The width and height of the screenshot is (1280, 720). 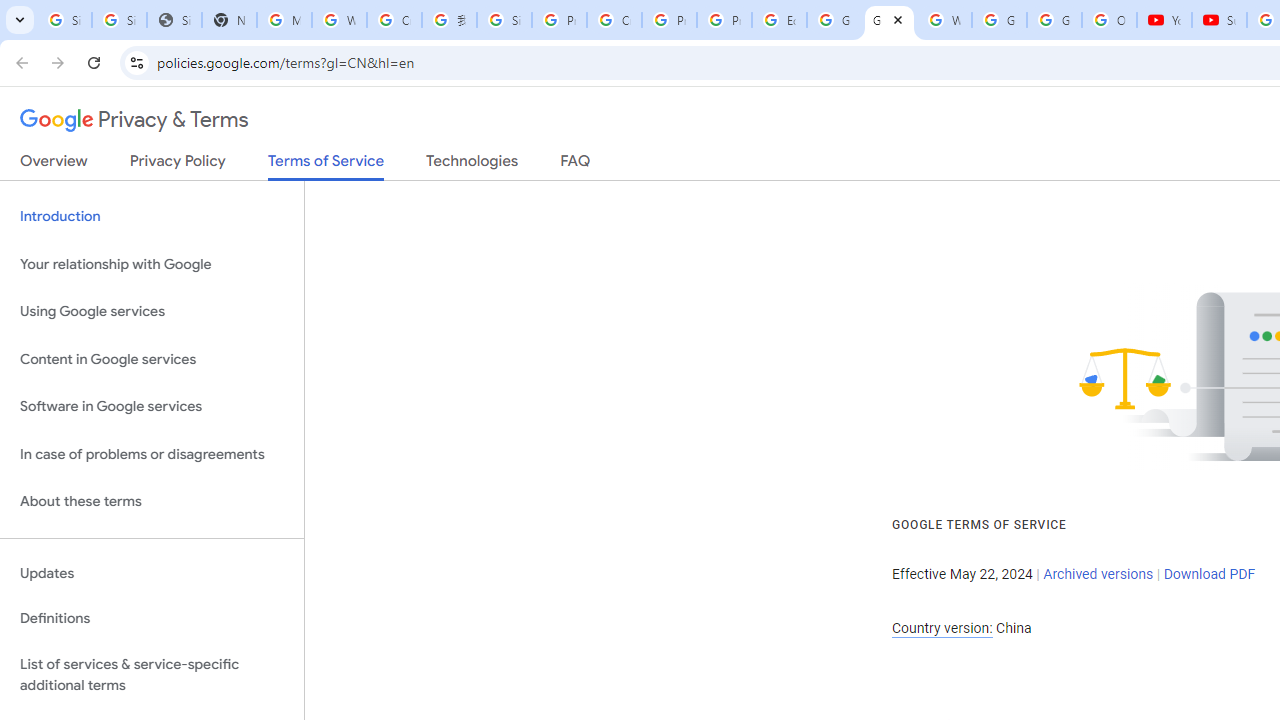 I want to click on 'Google Slides: Sign-in', so click(x=833, y=20).